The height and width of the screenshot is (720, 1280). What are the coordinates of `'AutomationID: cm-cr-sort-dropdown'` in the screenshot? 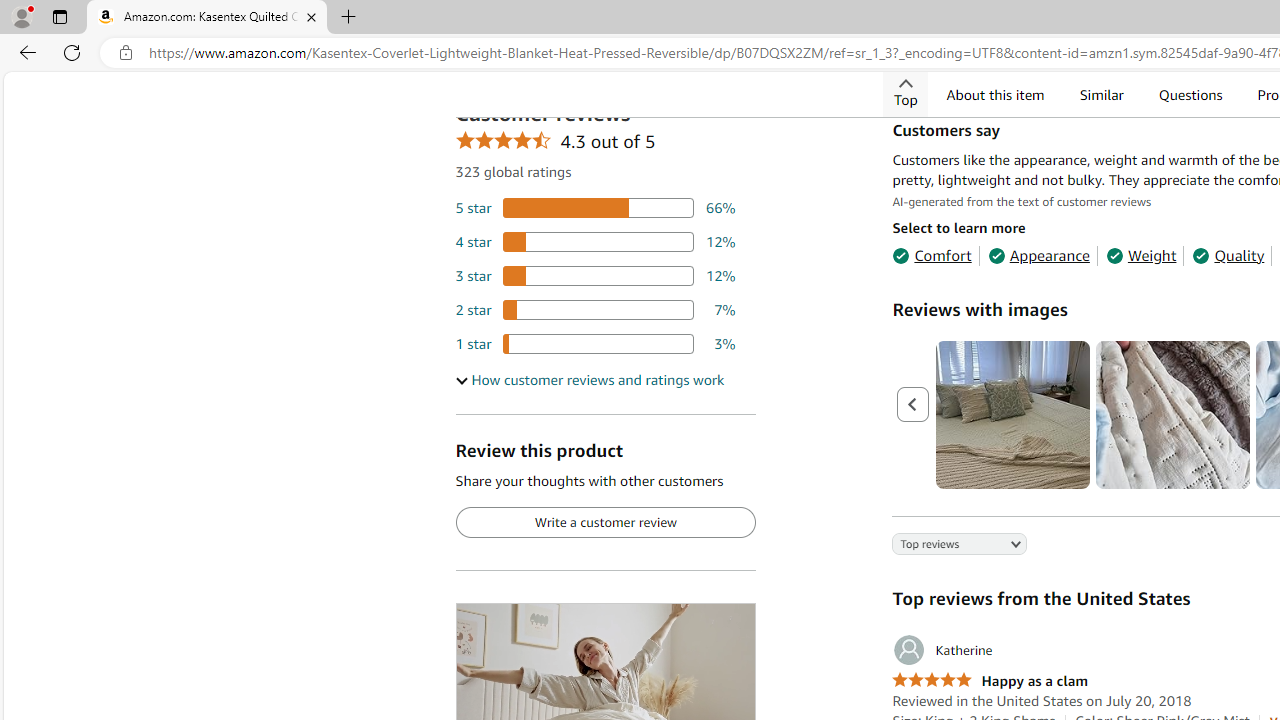 It's located at (943, 546).